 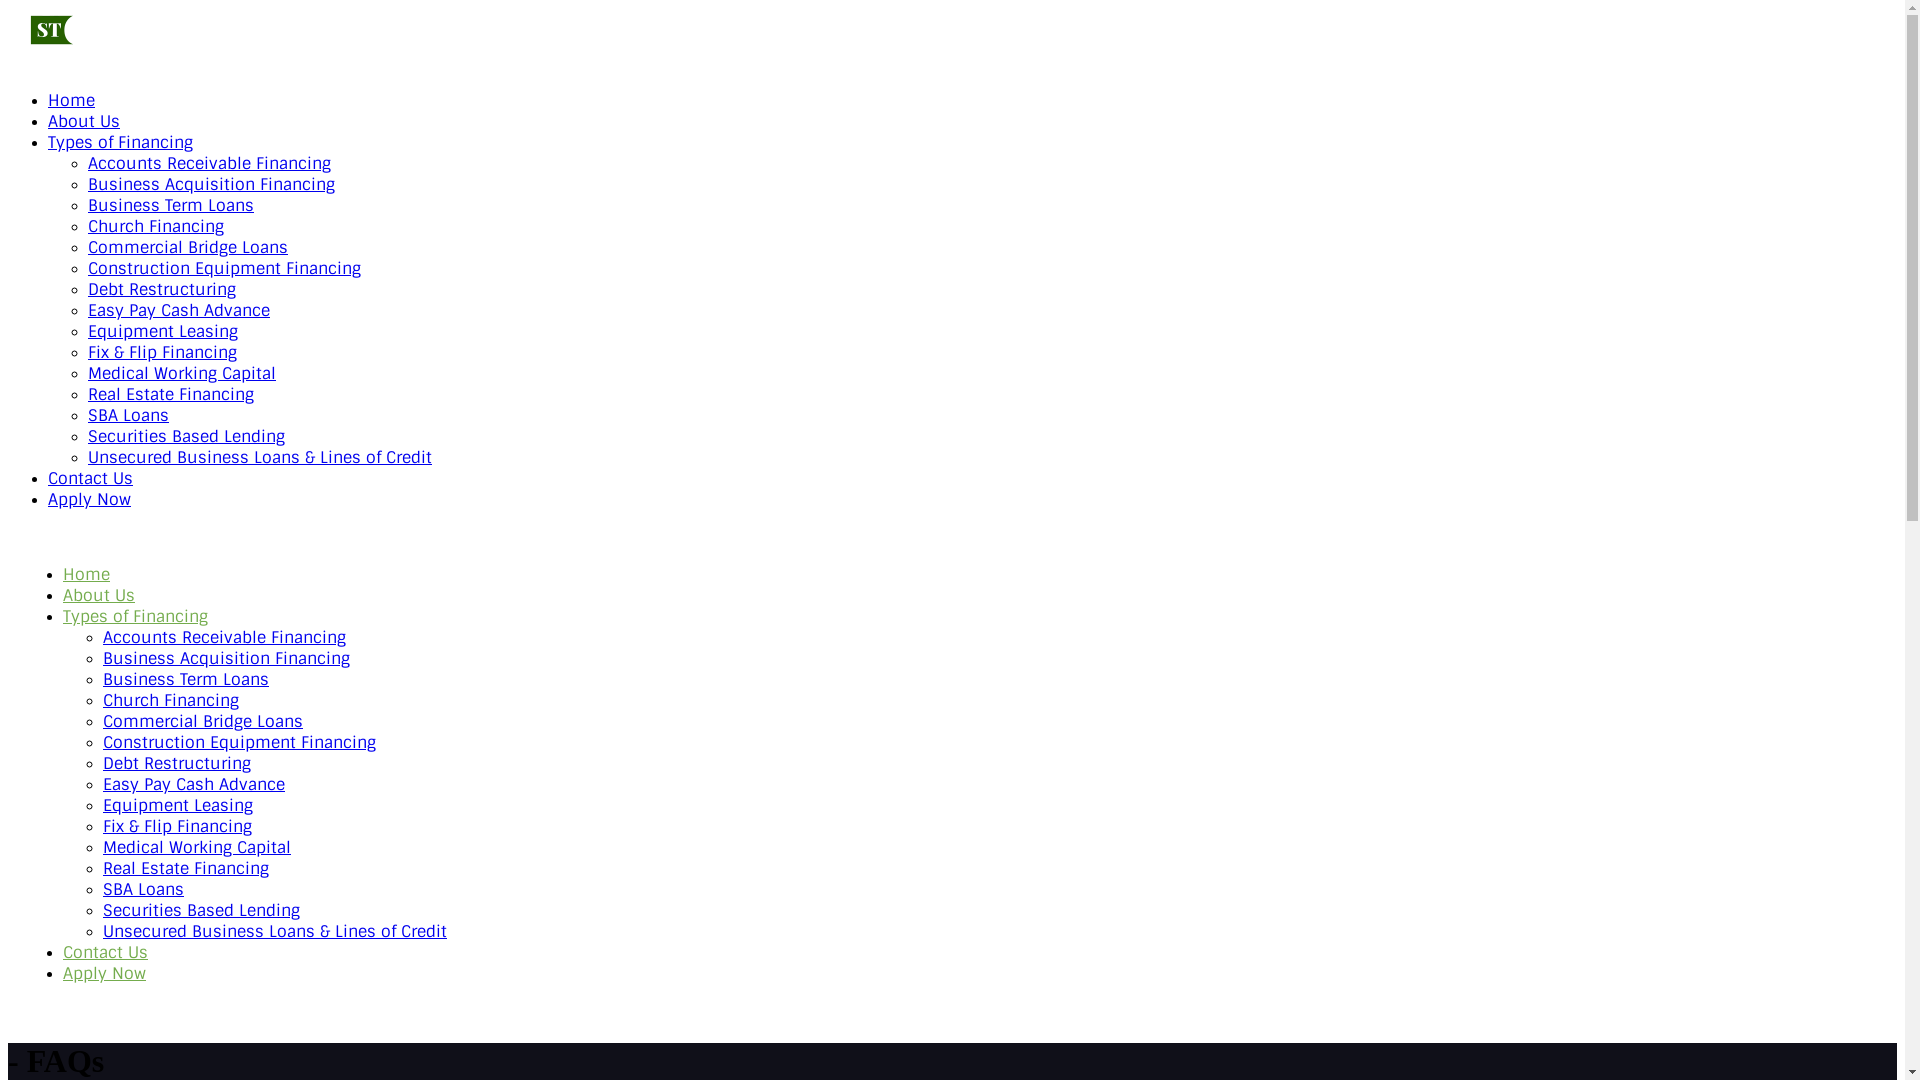 What do you see at coordinates (273, 931) in the screenshot?
I see `'Unsecured Business Loans & Lines of Credit'` at bounding box center [273, 931].